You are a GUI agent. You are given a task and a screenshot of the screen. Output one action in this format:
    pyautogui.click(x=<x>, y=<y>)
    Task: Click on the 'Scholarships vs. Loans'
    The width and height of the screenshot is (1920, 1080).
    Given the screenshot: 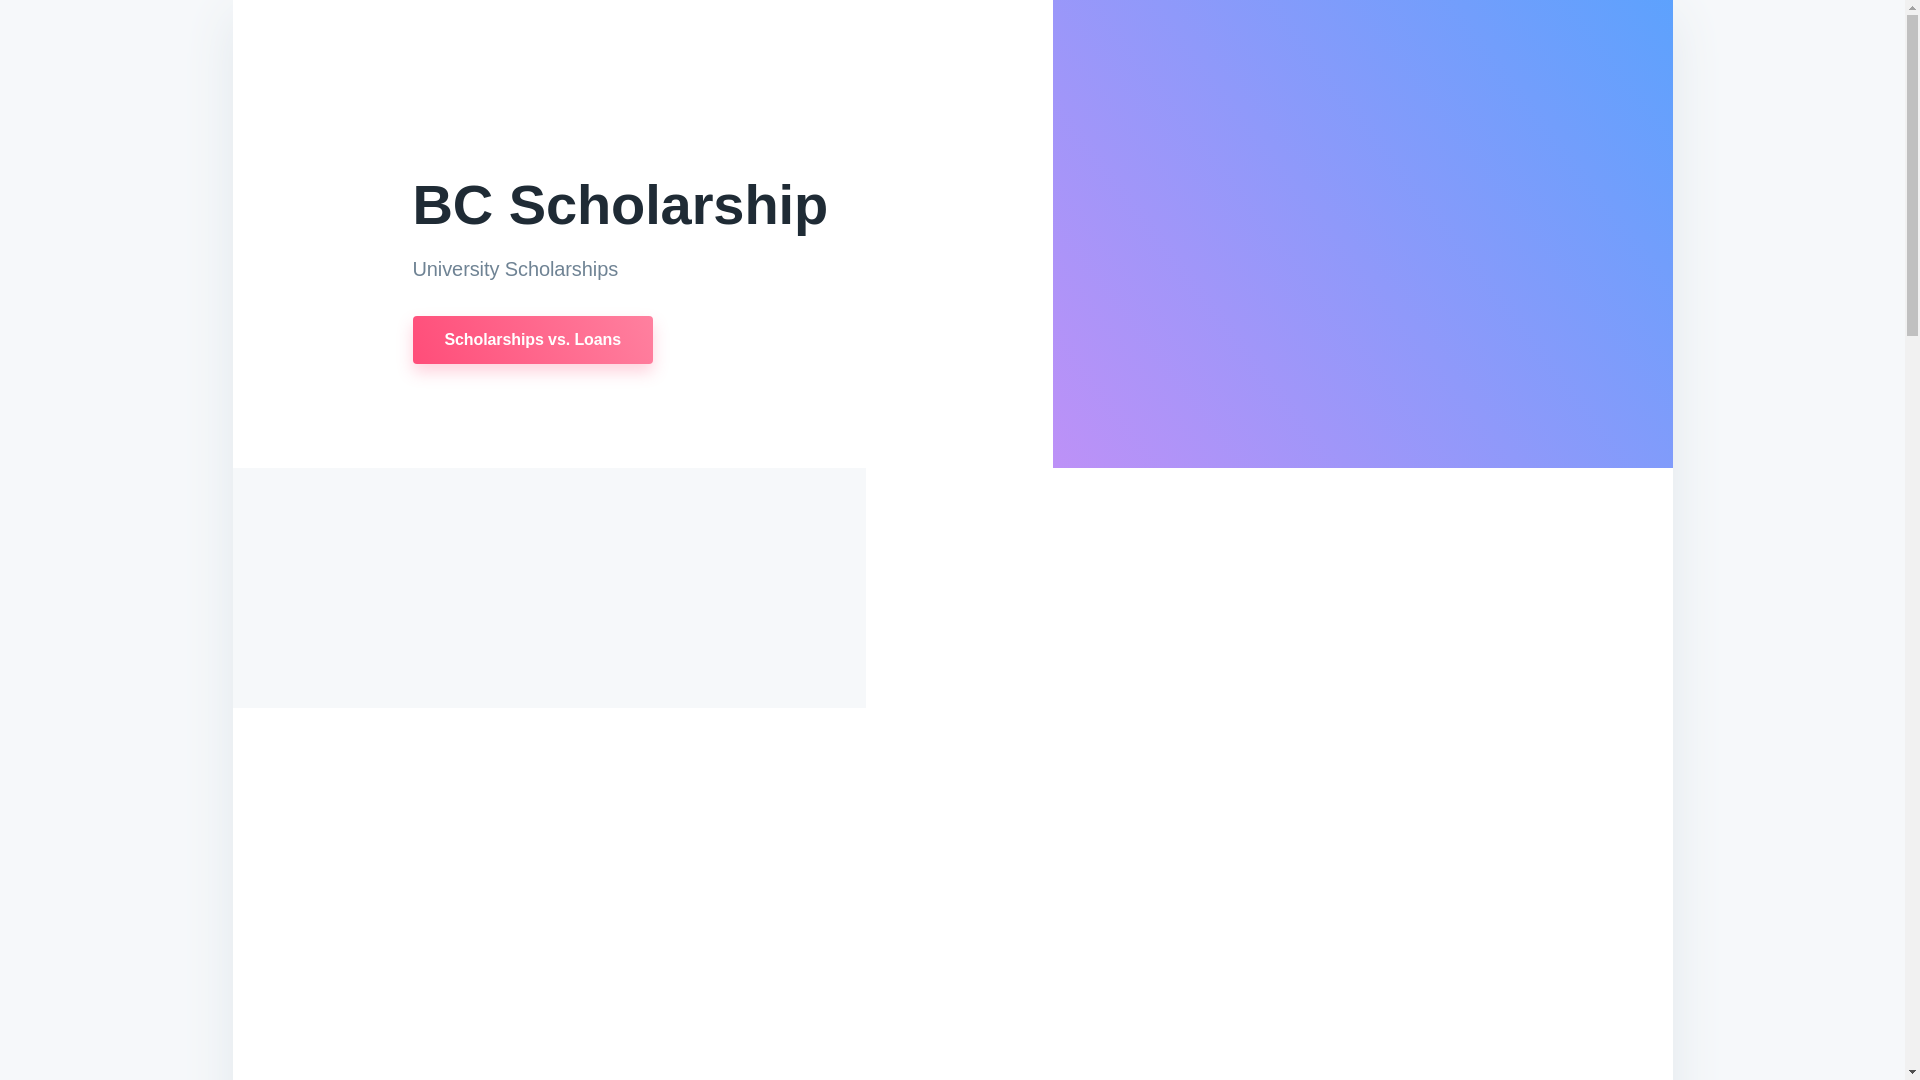 What is the action you would take?
    pyautogui.click(x=532, y=338)
    